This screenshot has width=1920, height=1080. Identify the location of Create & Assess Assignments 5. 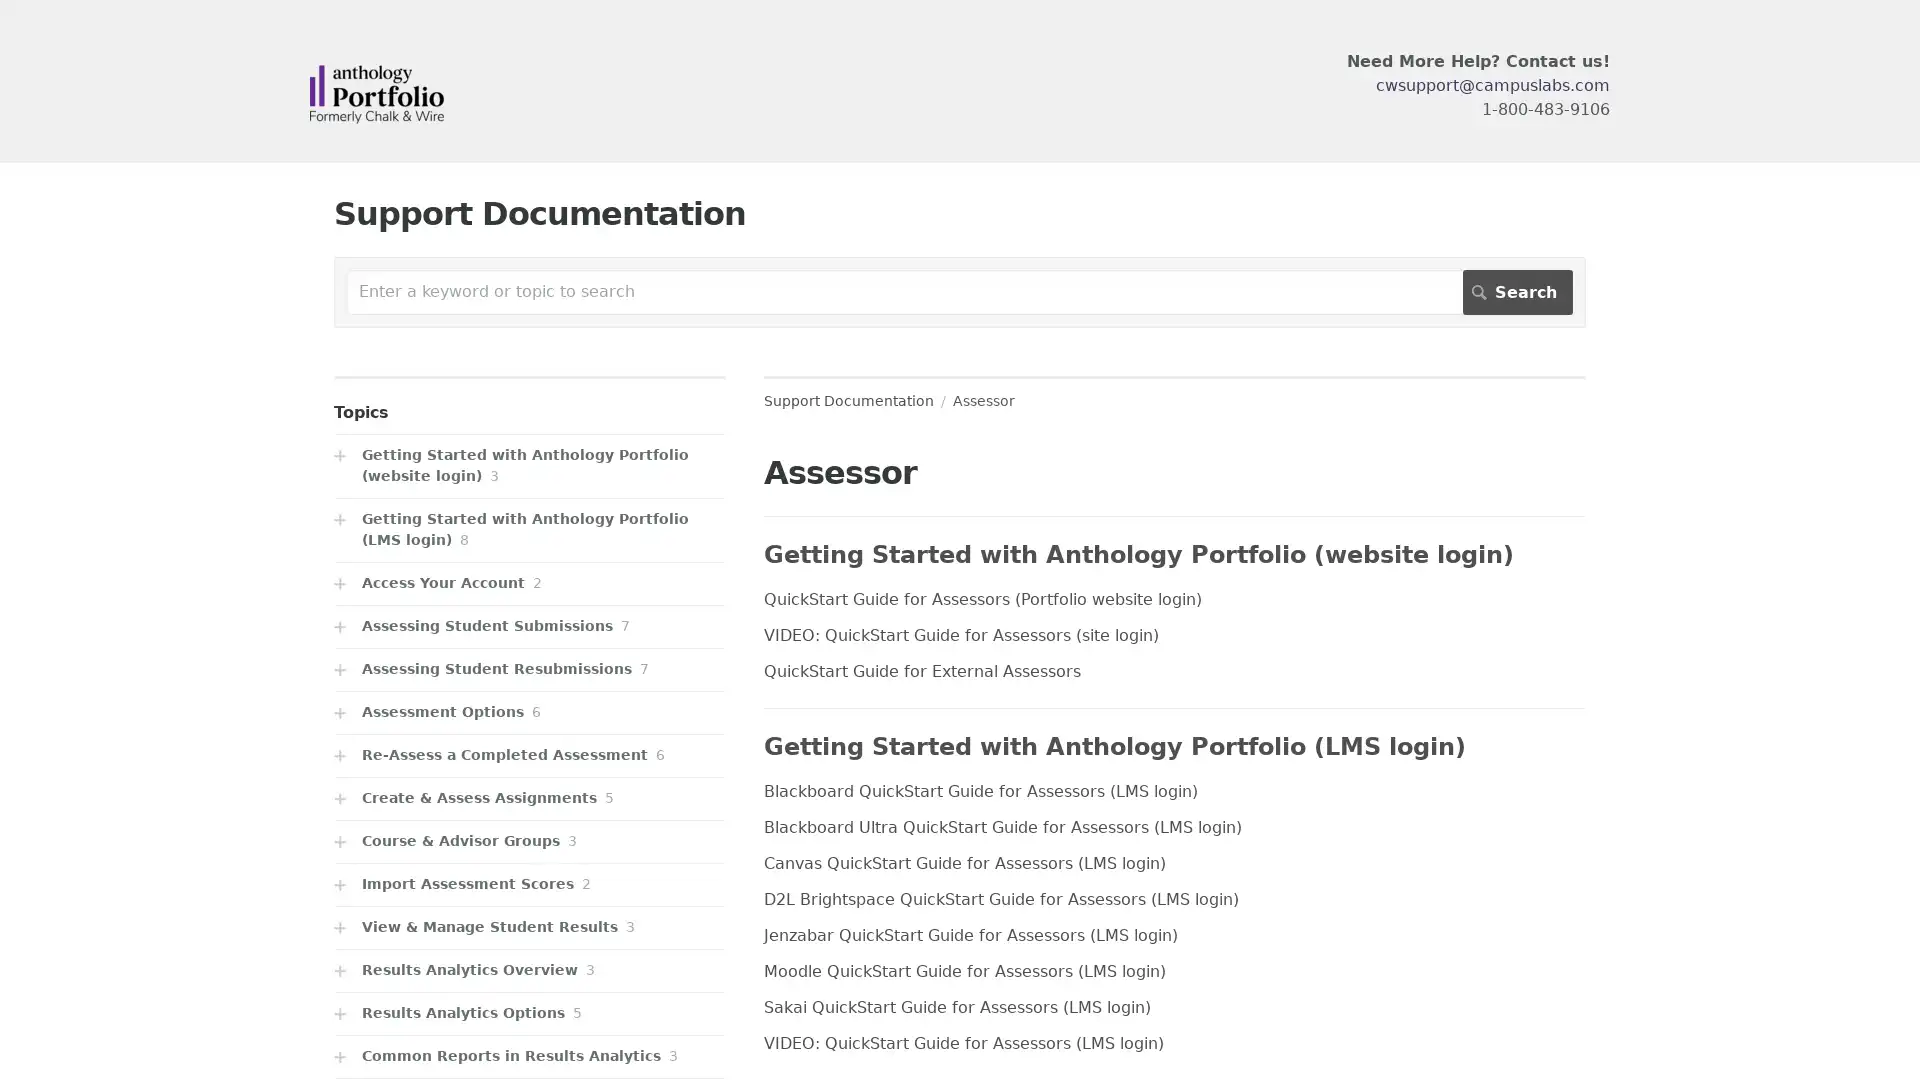
(529, 797).